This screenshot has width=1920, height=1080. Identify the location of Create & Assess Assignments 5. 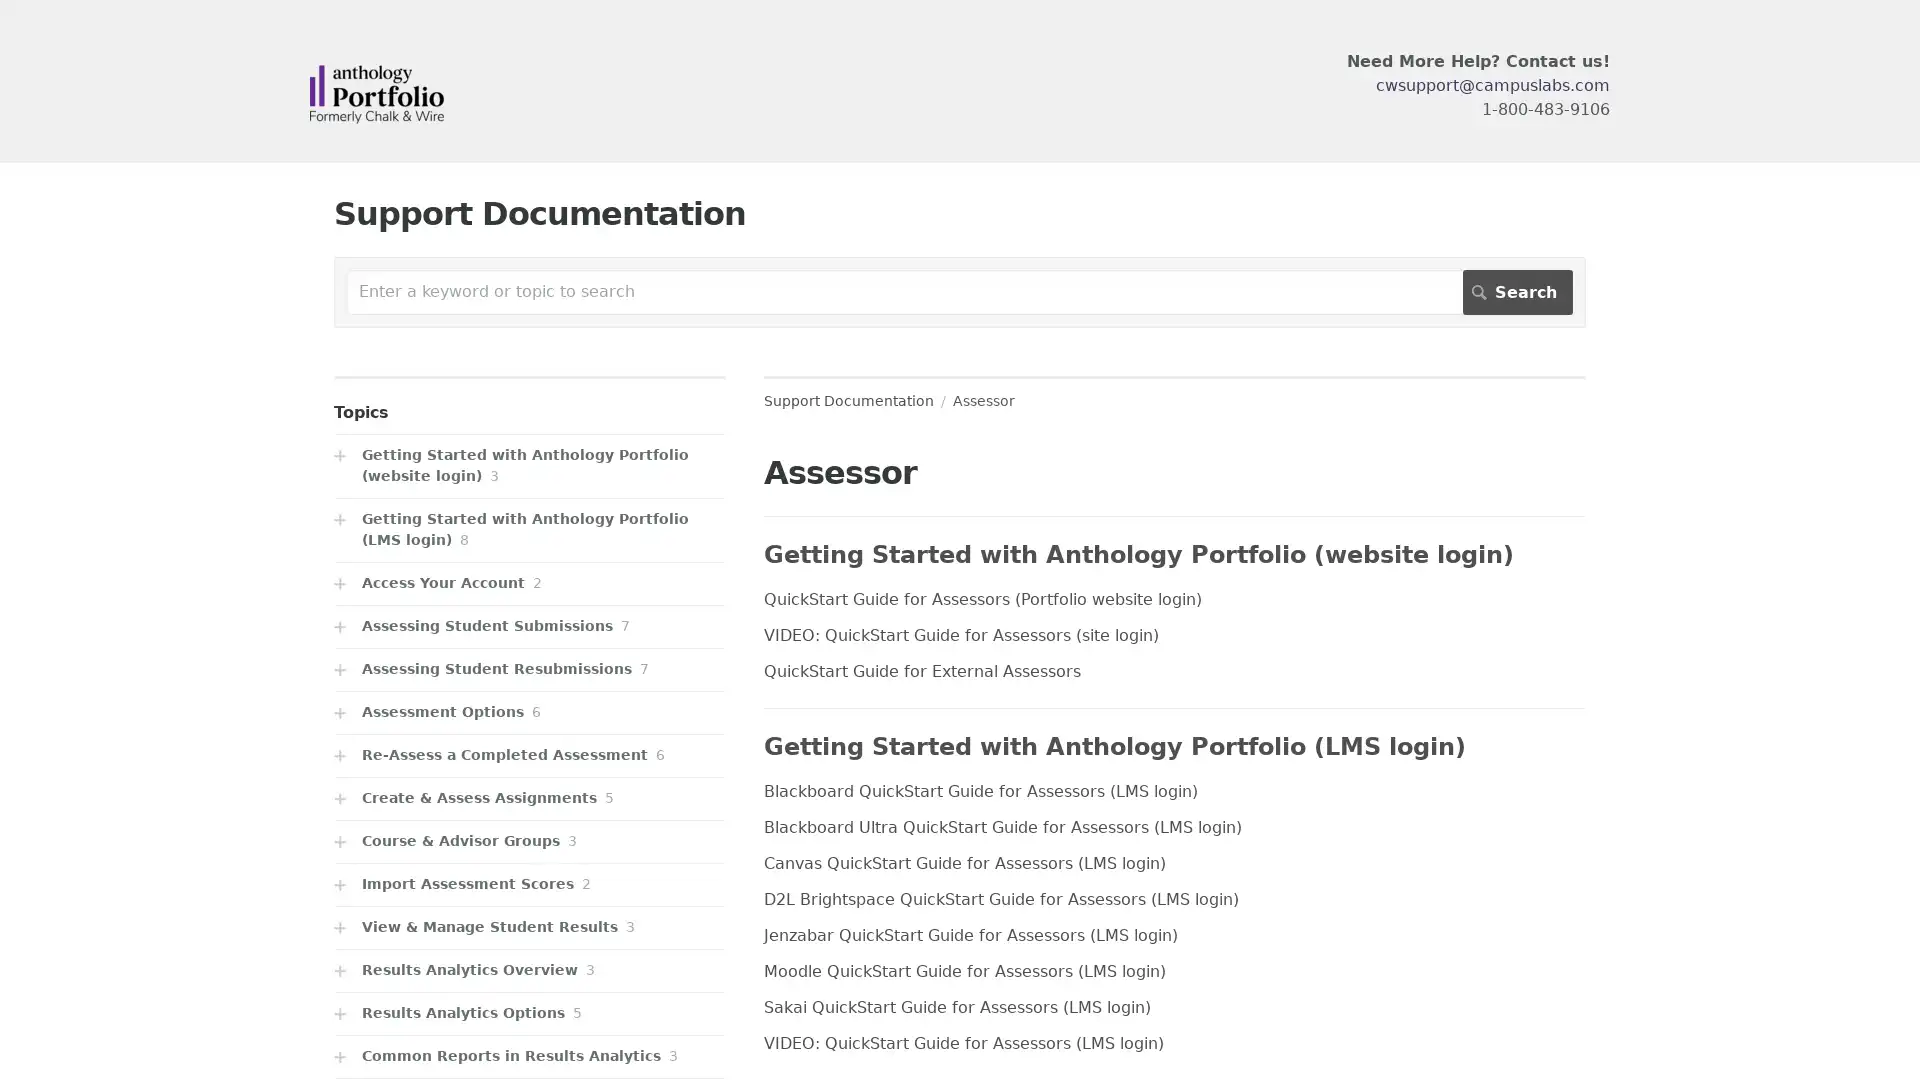
(529, 797).